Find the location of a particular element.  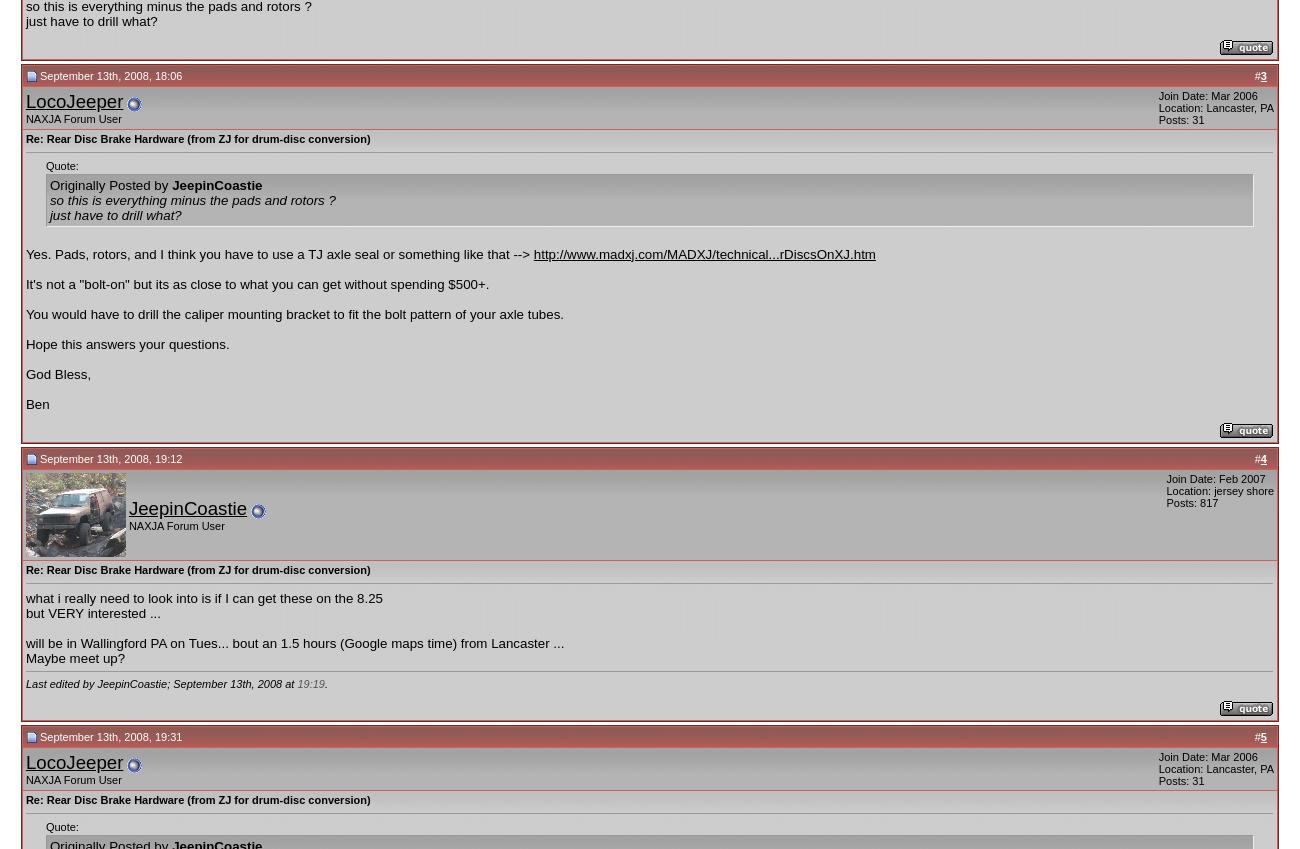

'Maybe meet up?' is located at coordinates (75, 657).